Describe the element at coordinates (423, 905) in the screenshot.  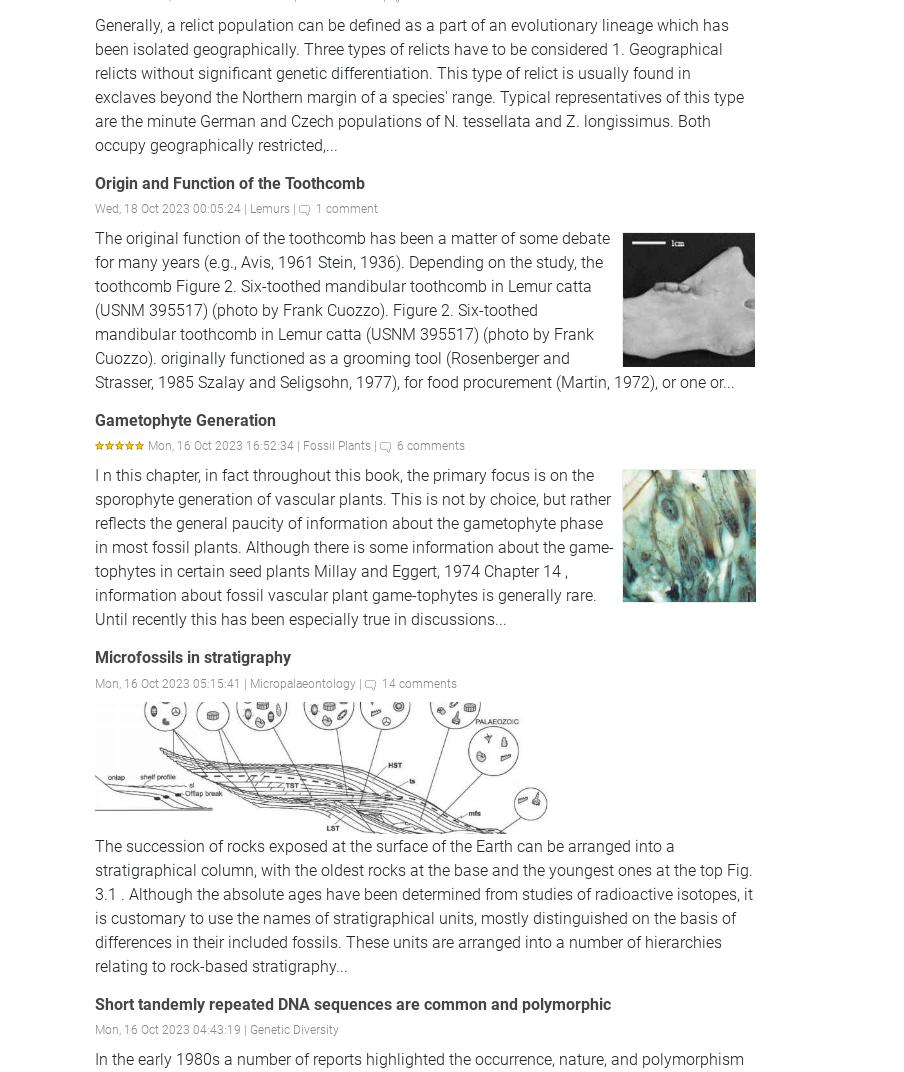
I see `'The succession of rocks exposed at the surface of the Earth can be arranged into a stratigraphical column, with the oldest rocks at the base and the youngest ones at the top Fig. 3.1 . Although the absolute ages have been determined from studies of radioactive isotopes, it is customary to use the names of stratigraphical units, mostly distinguished on the basis of differences in their included fossils. These units are arranged into a number of hierarchies relating to rock-based stratigraphy...'` at that location.